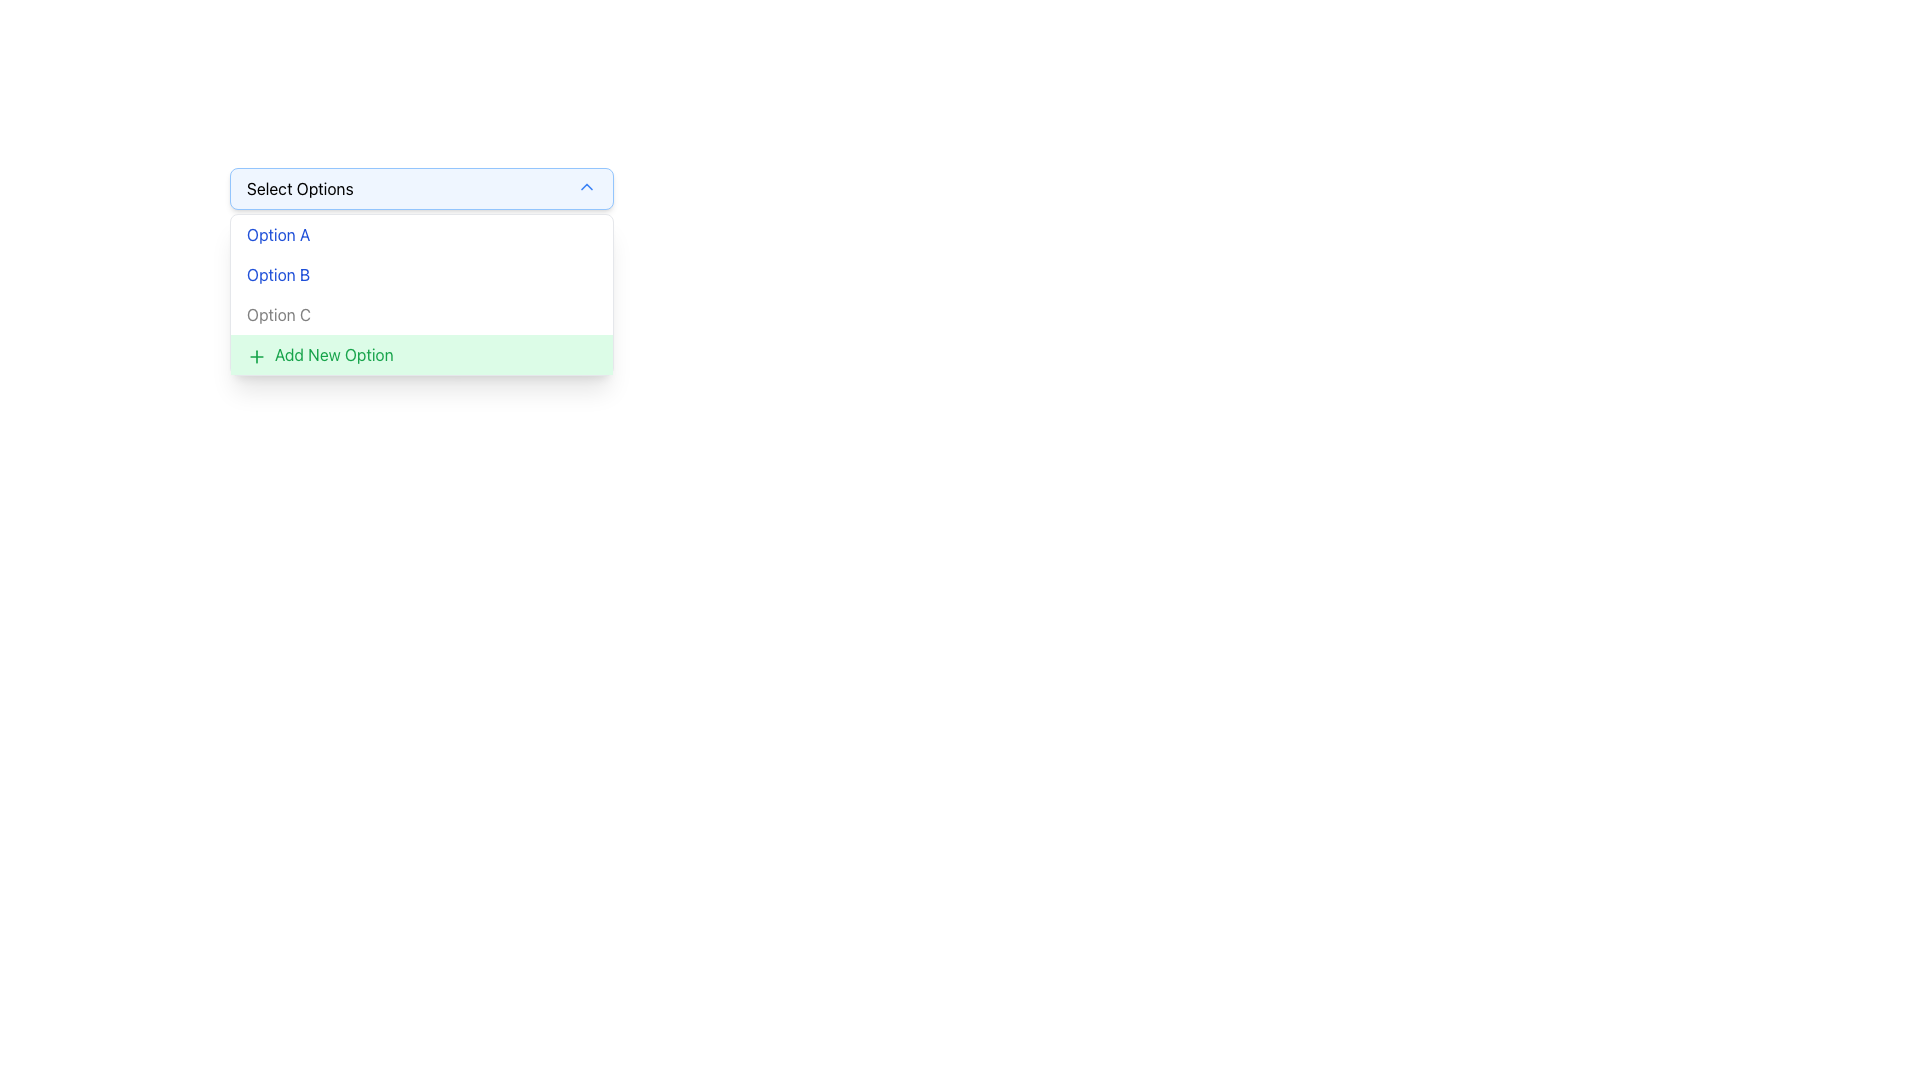  Describe the element at coordinates (421, 274) in the screenshot. I see `the dropdown option list` at that location.